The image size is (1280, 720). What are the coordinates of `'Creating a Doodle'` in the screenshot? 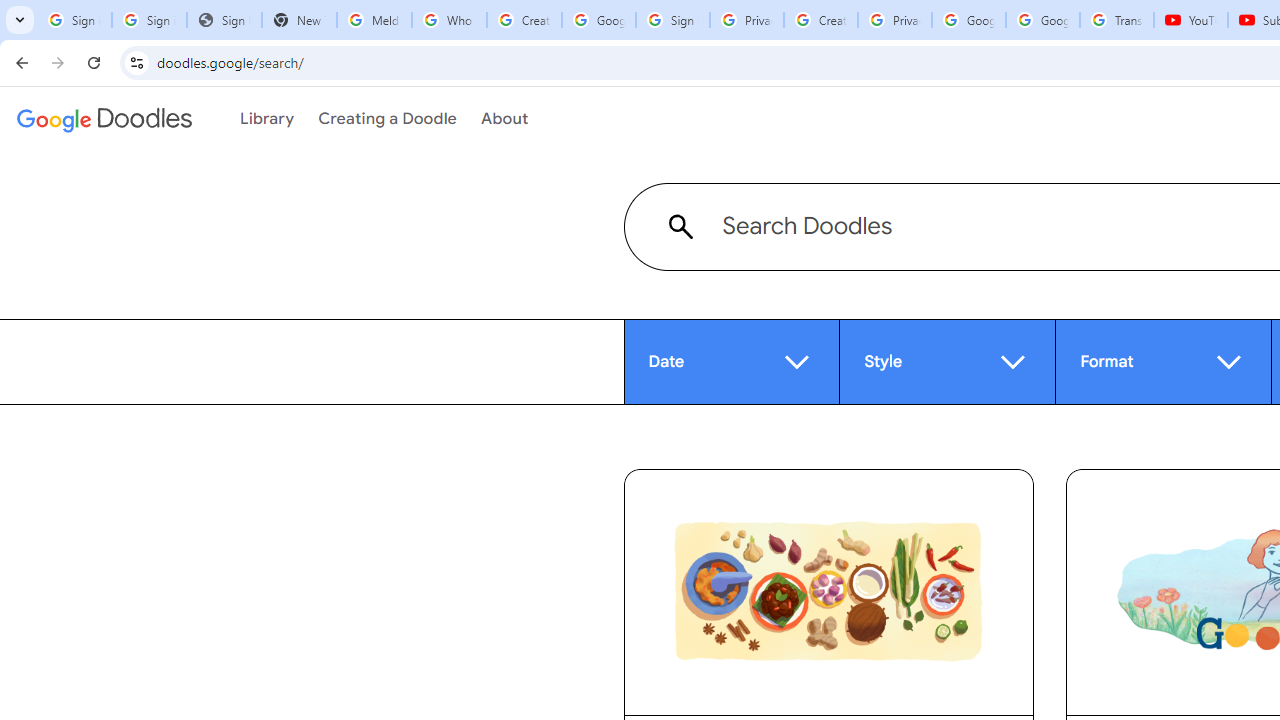 It's located at (387, 119).